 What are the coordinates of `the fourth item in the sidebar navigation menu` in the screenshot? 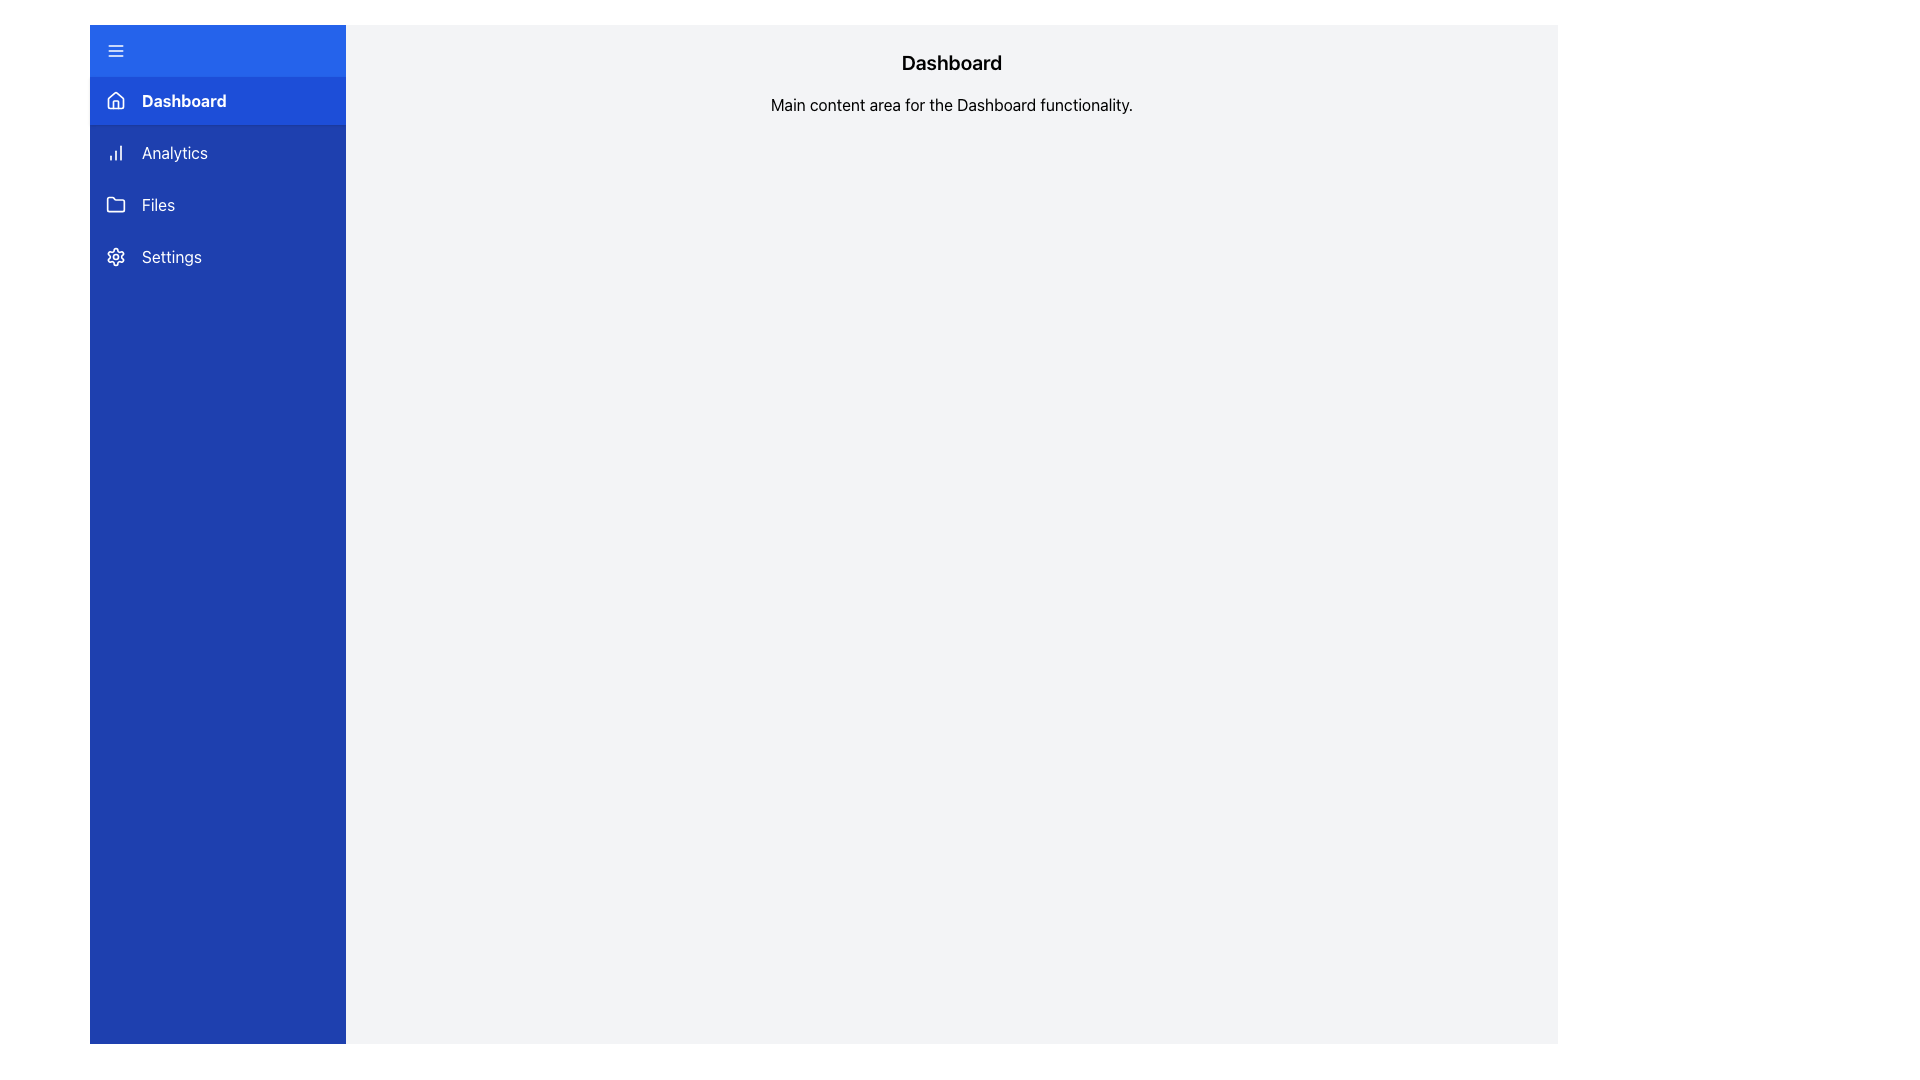 It's located at (217, 256).